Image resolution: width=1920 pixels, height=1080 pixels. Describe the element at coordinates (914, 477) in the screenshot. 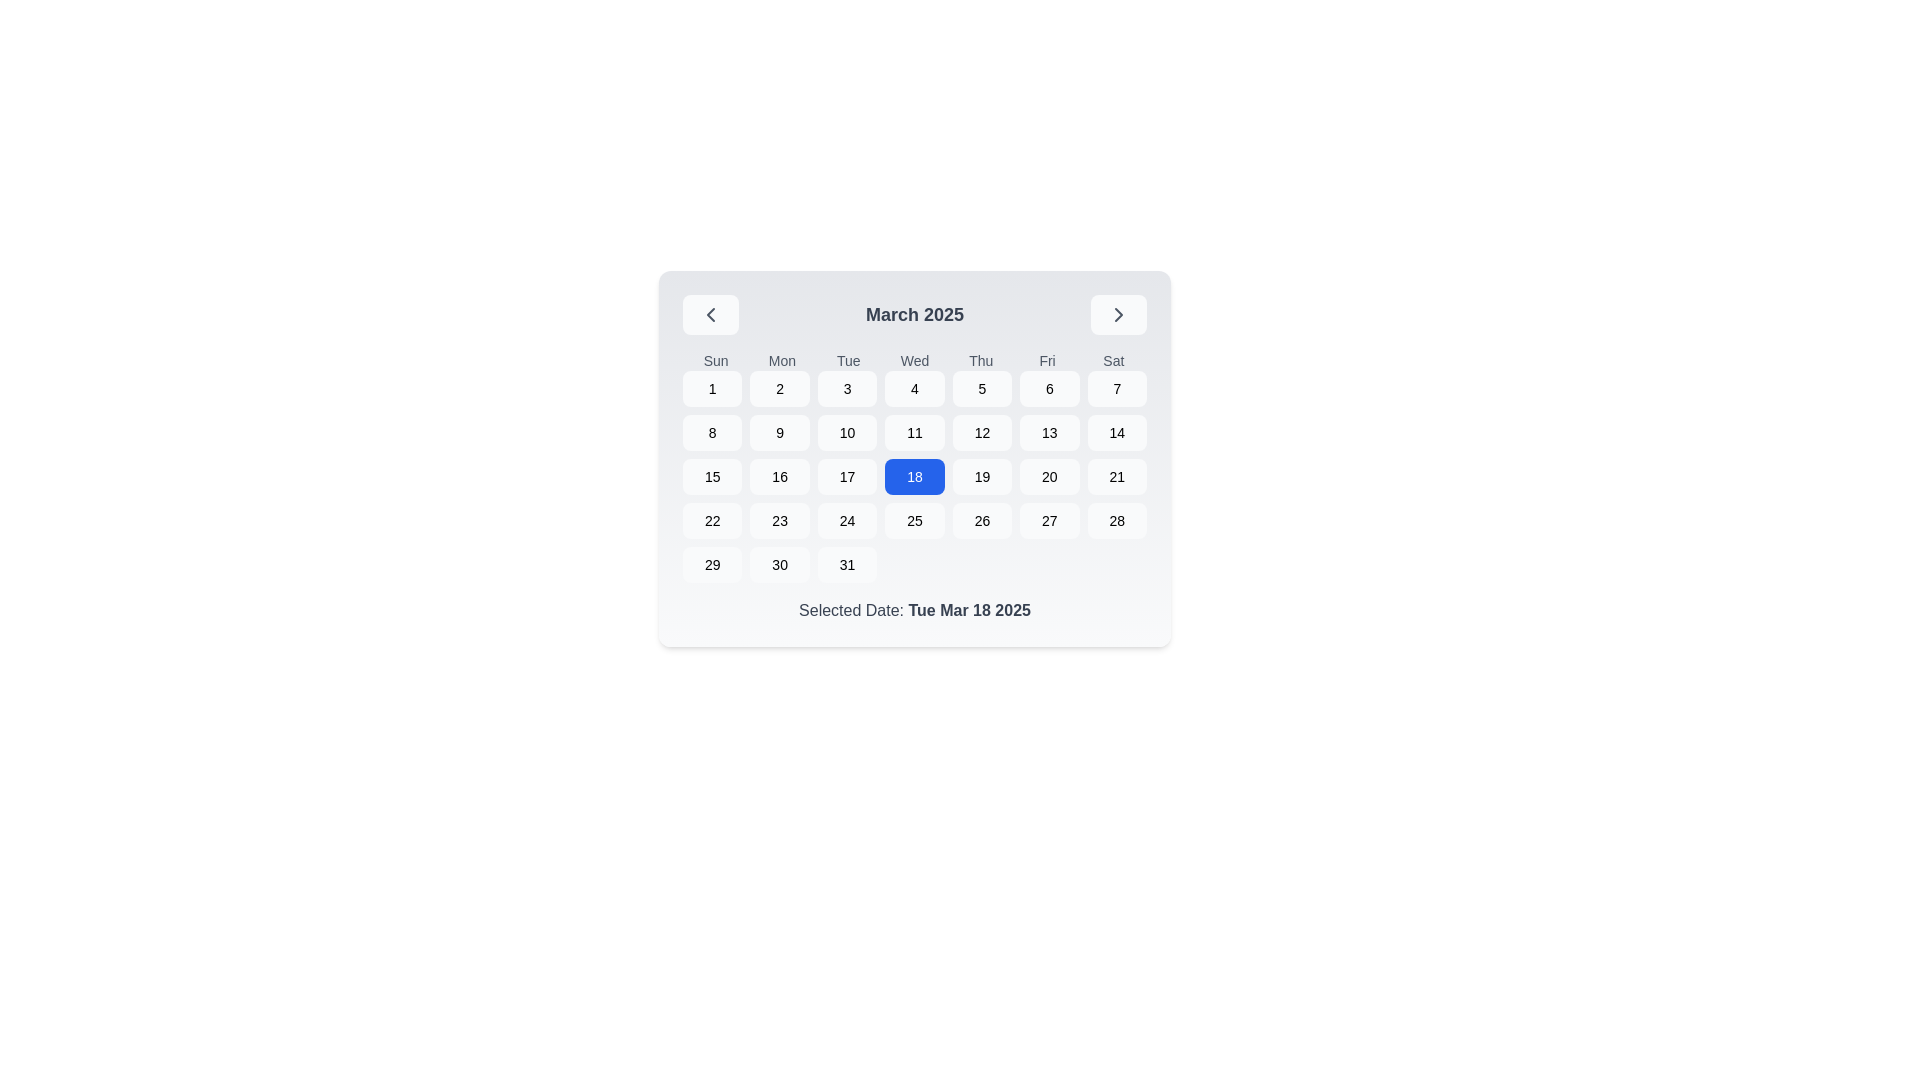

I see `the blue rectangular button labeled '18' in the calendar grid layout` at that location.